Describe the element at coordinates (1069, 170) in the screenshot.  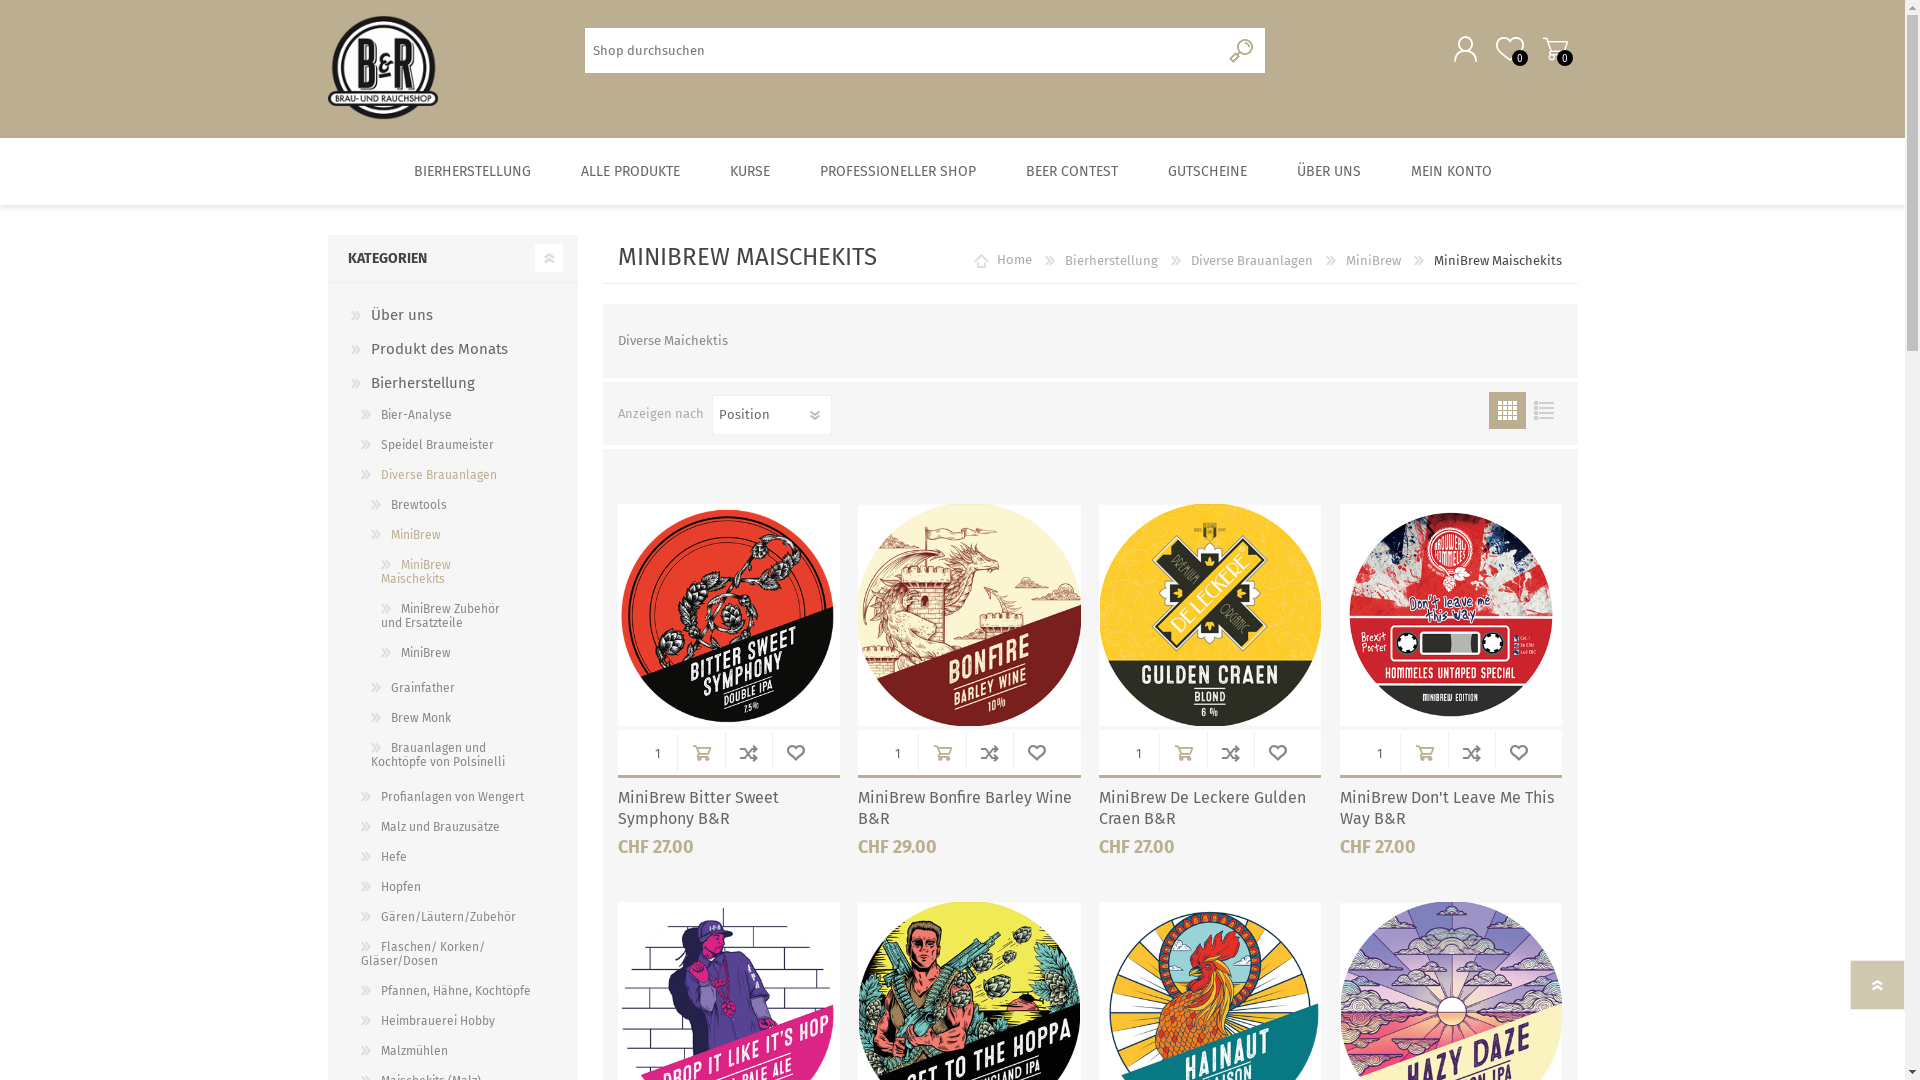
I see `'BEER CONTEST'` at that location.